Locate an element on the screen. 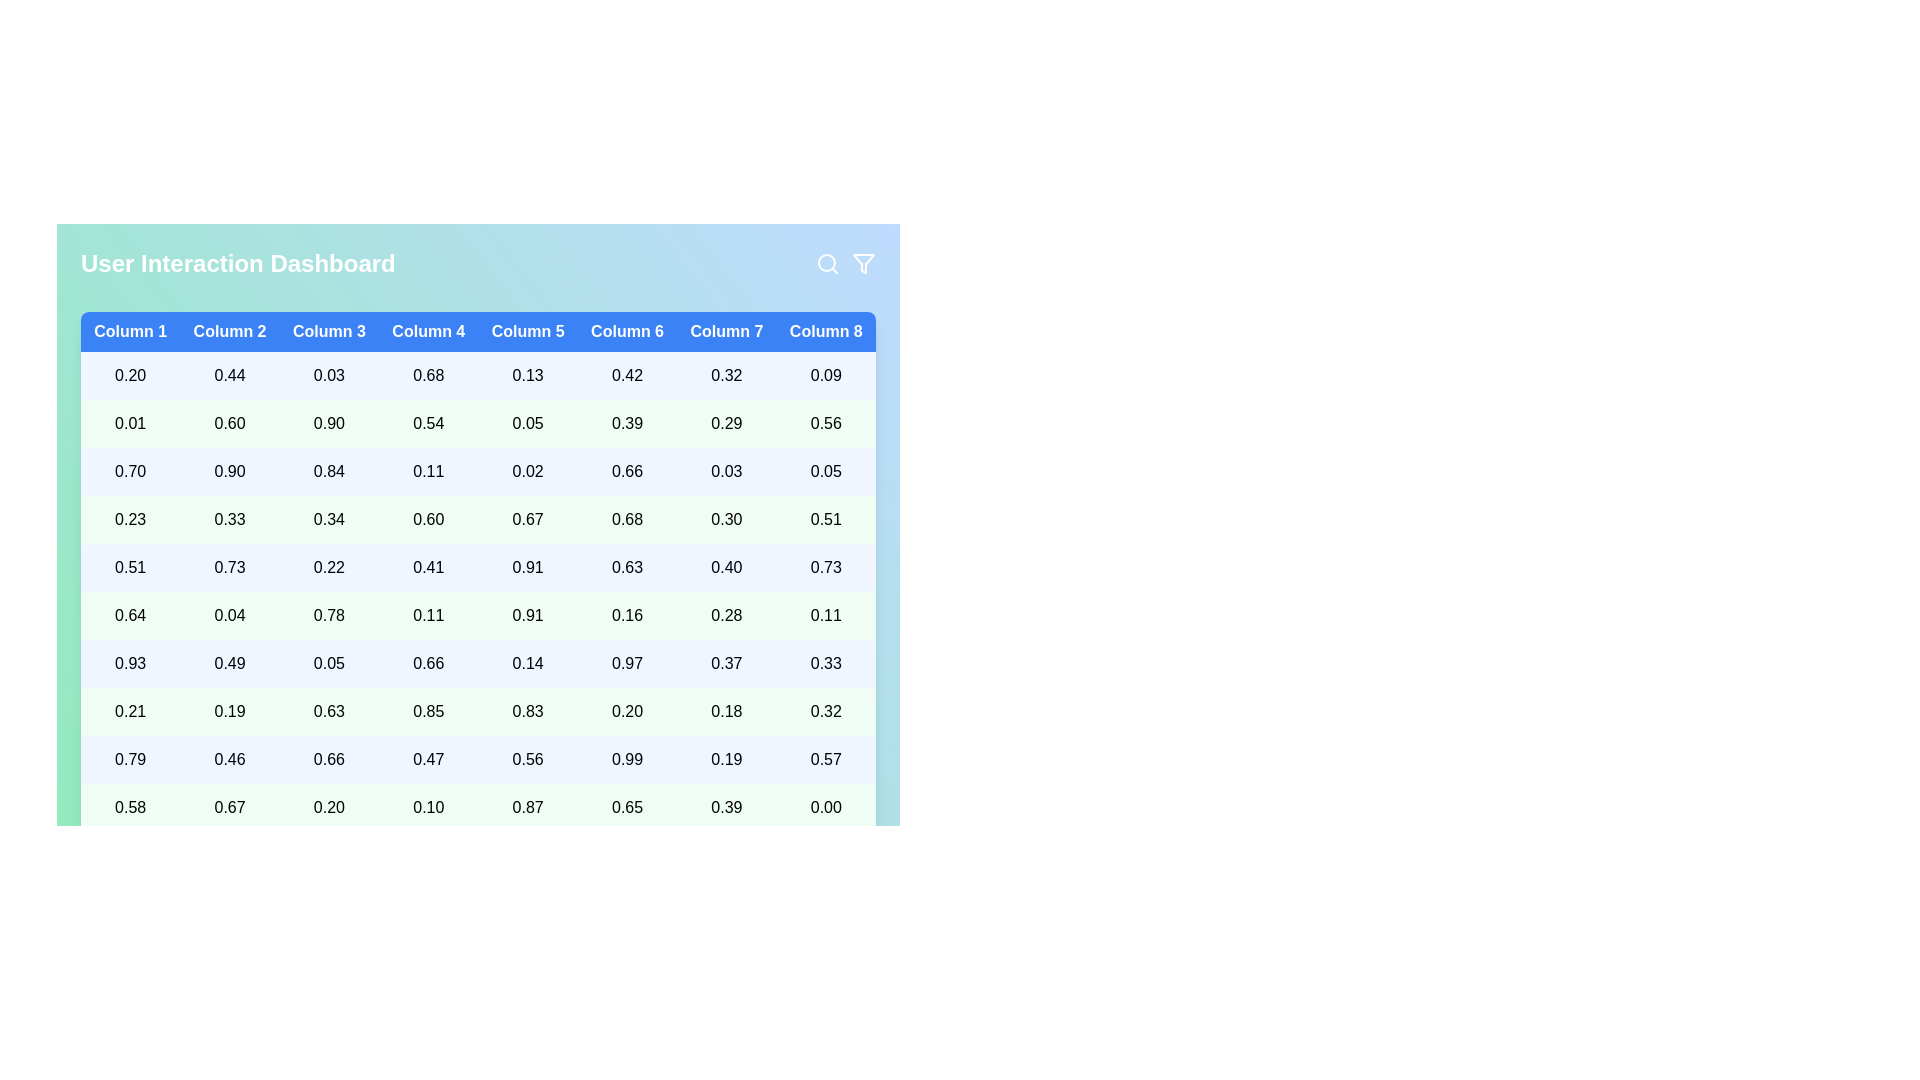 The image size is (1920, 1080). the search icon to initiate a search action is located at coordinates (828, 262).